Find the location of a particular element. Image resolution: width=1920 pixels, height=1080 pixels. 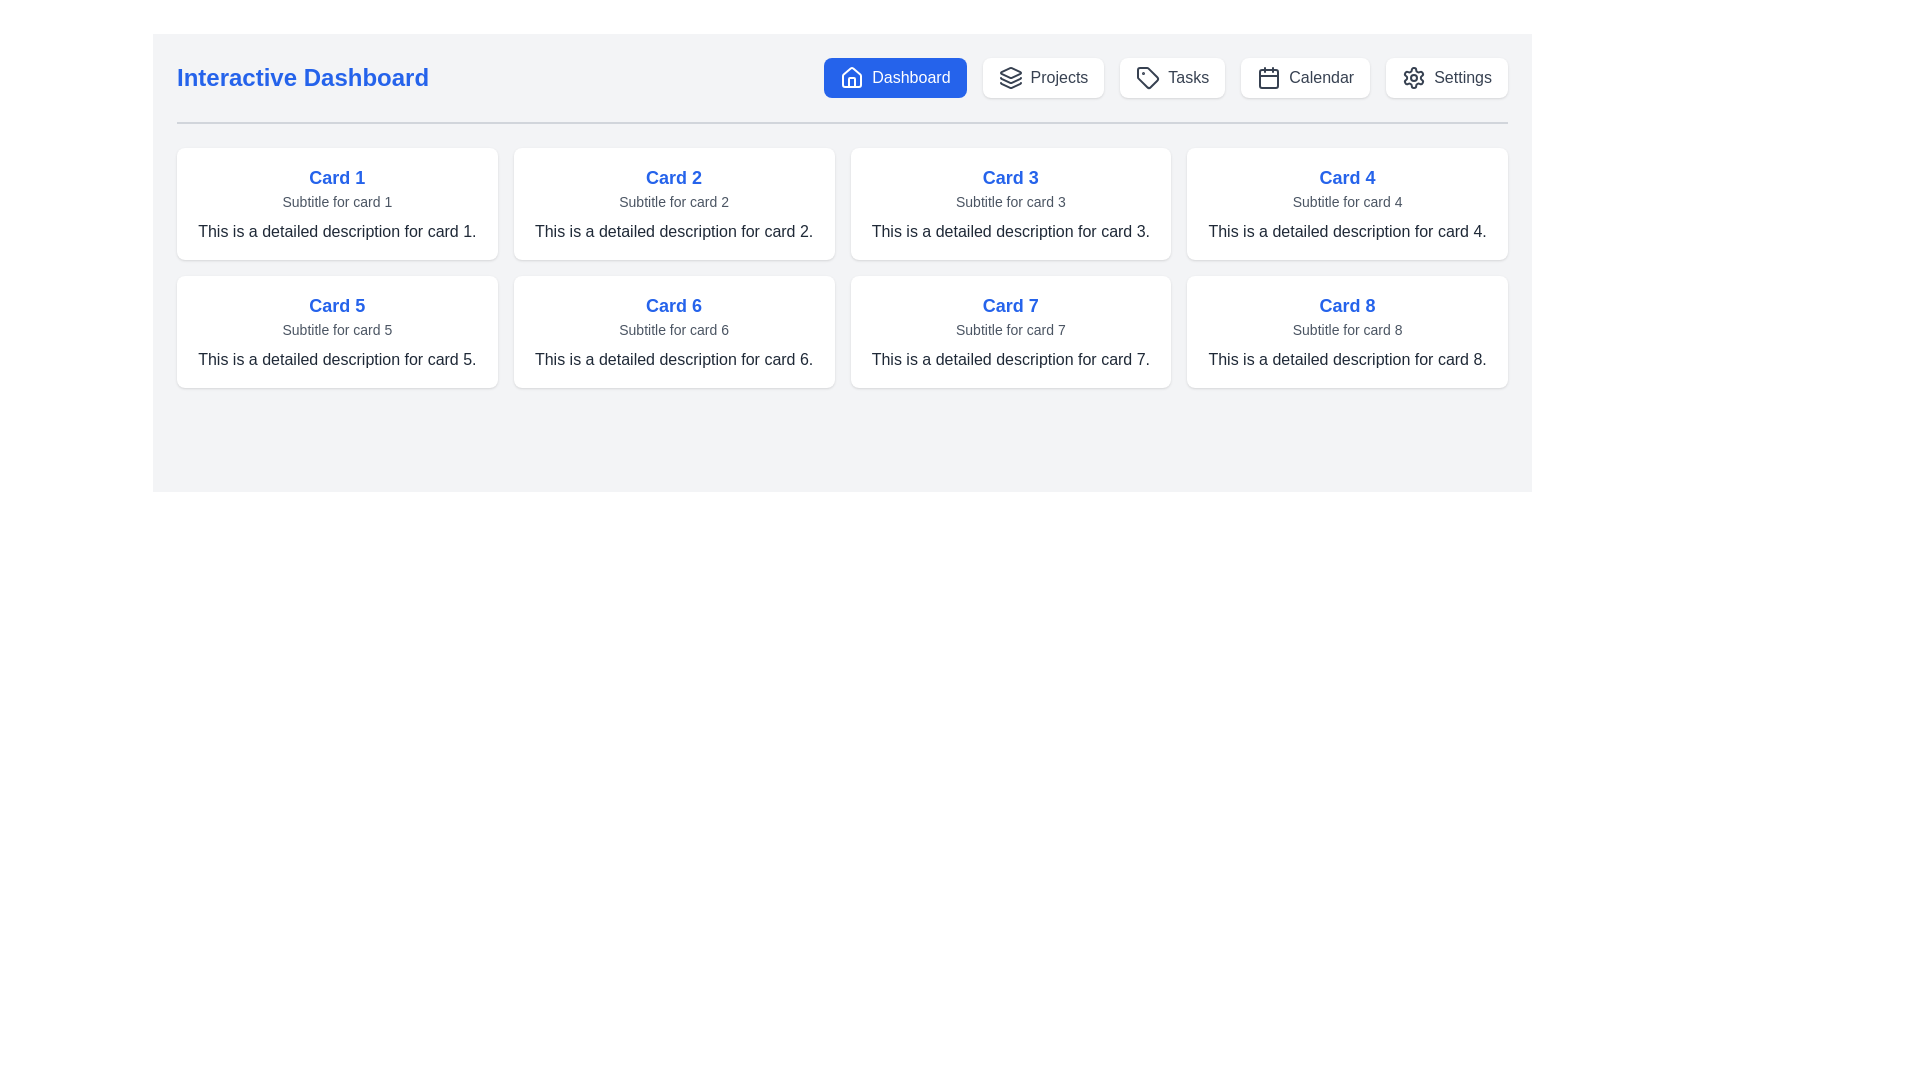

the blue rectangular button labeled 'Dashboard' with a house icon to trigger the hover effect is located at coordinates (894, 76).